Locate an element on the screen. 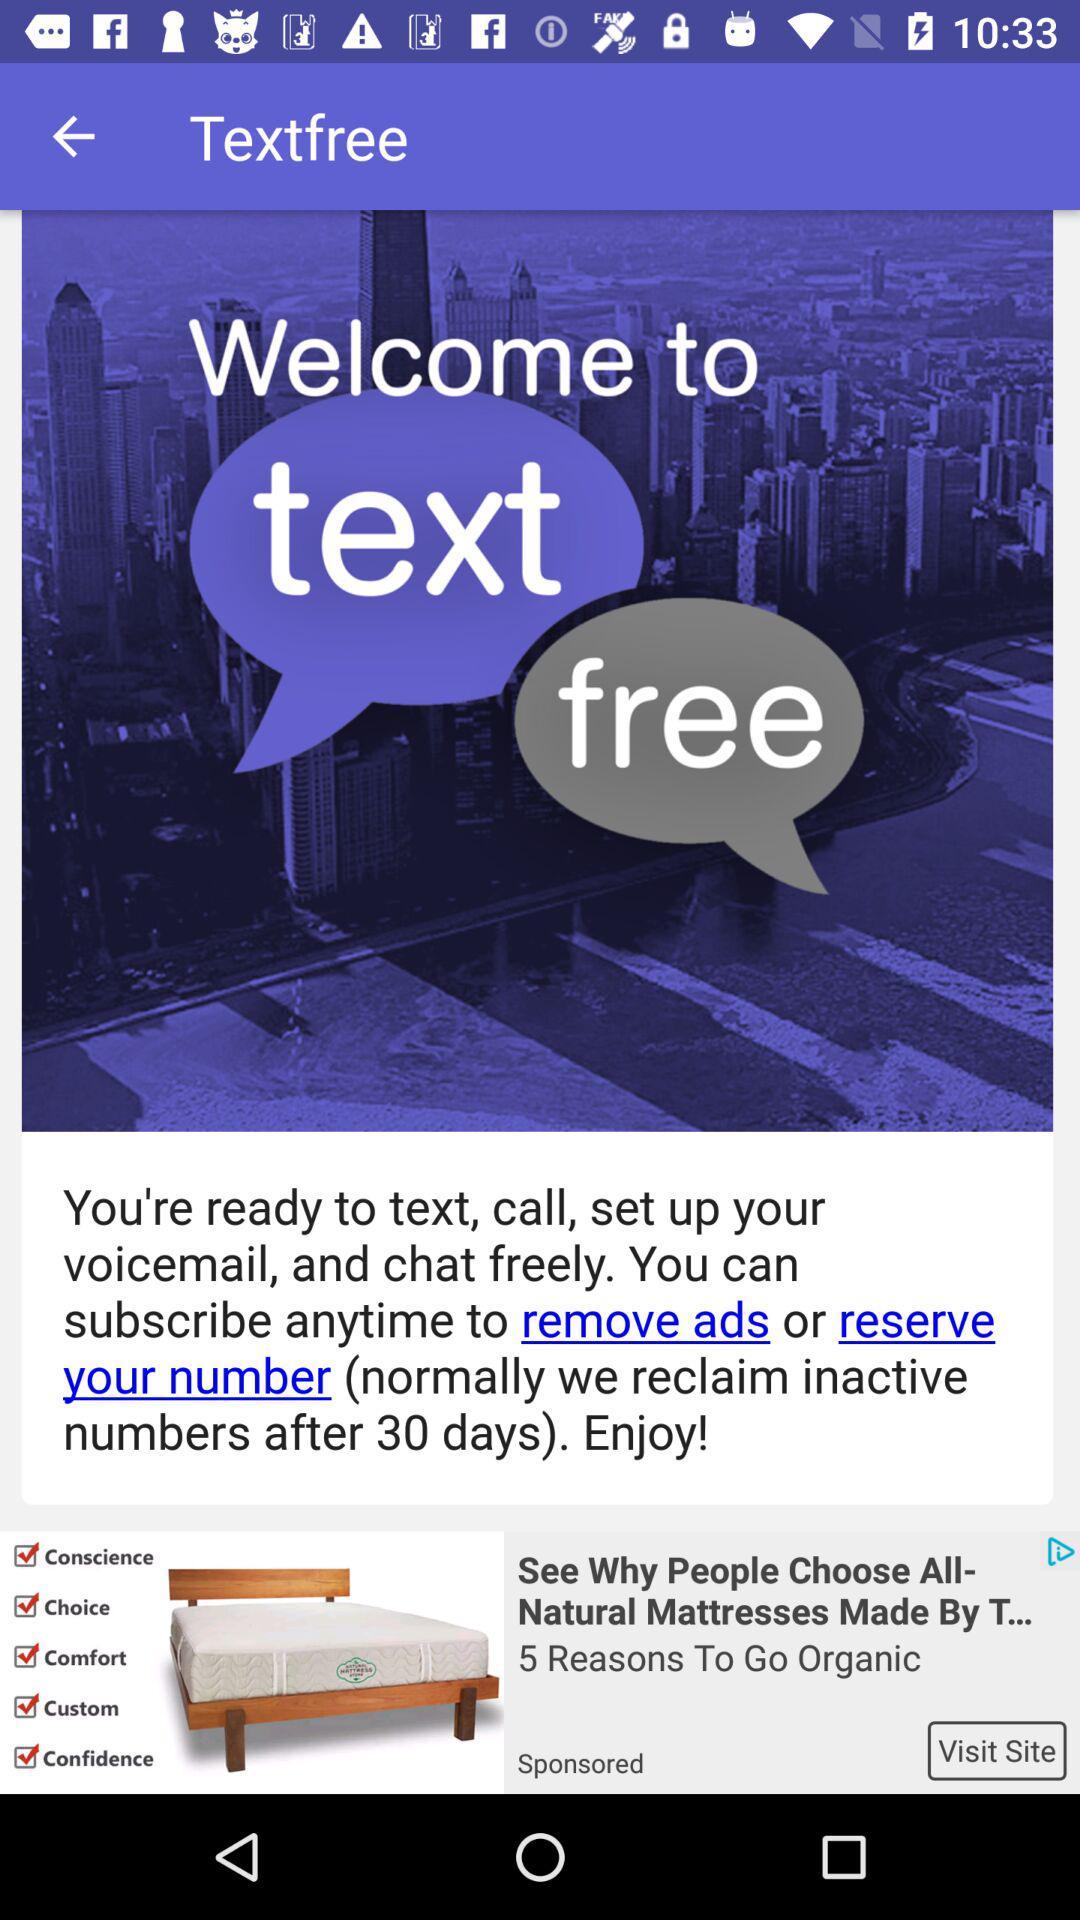 Image resolution: width=1080 pixels, height=1920 pixels. app next to the see why people icon is located at coordinates (250, 1662).